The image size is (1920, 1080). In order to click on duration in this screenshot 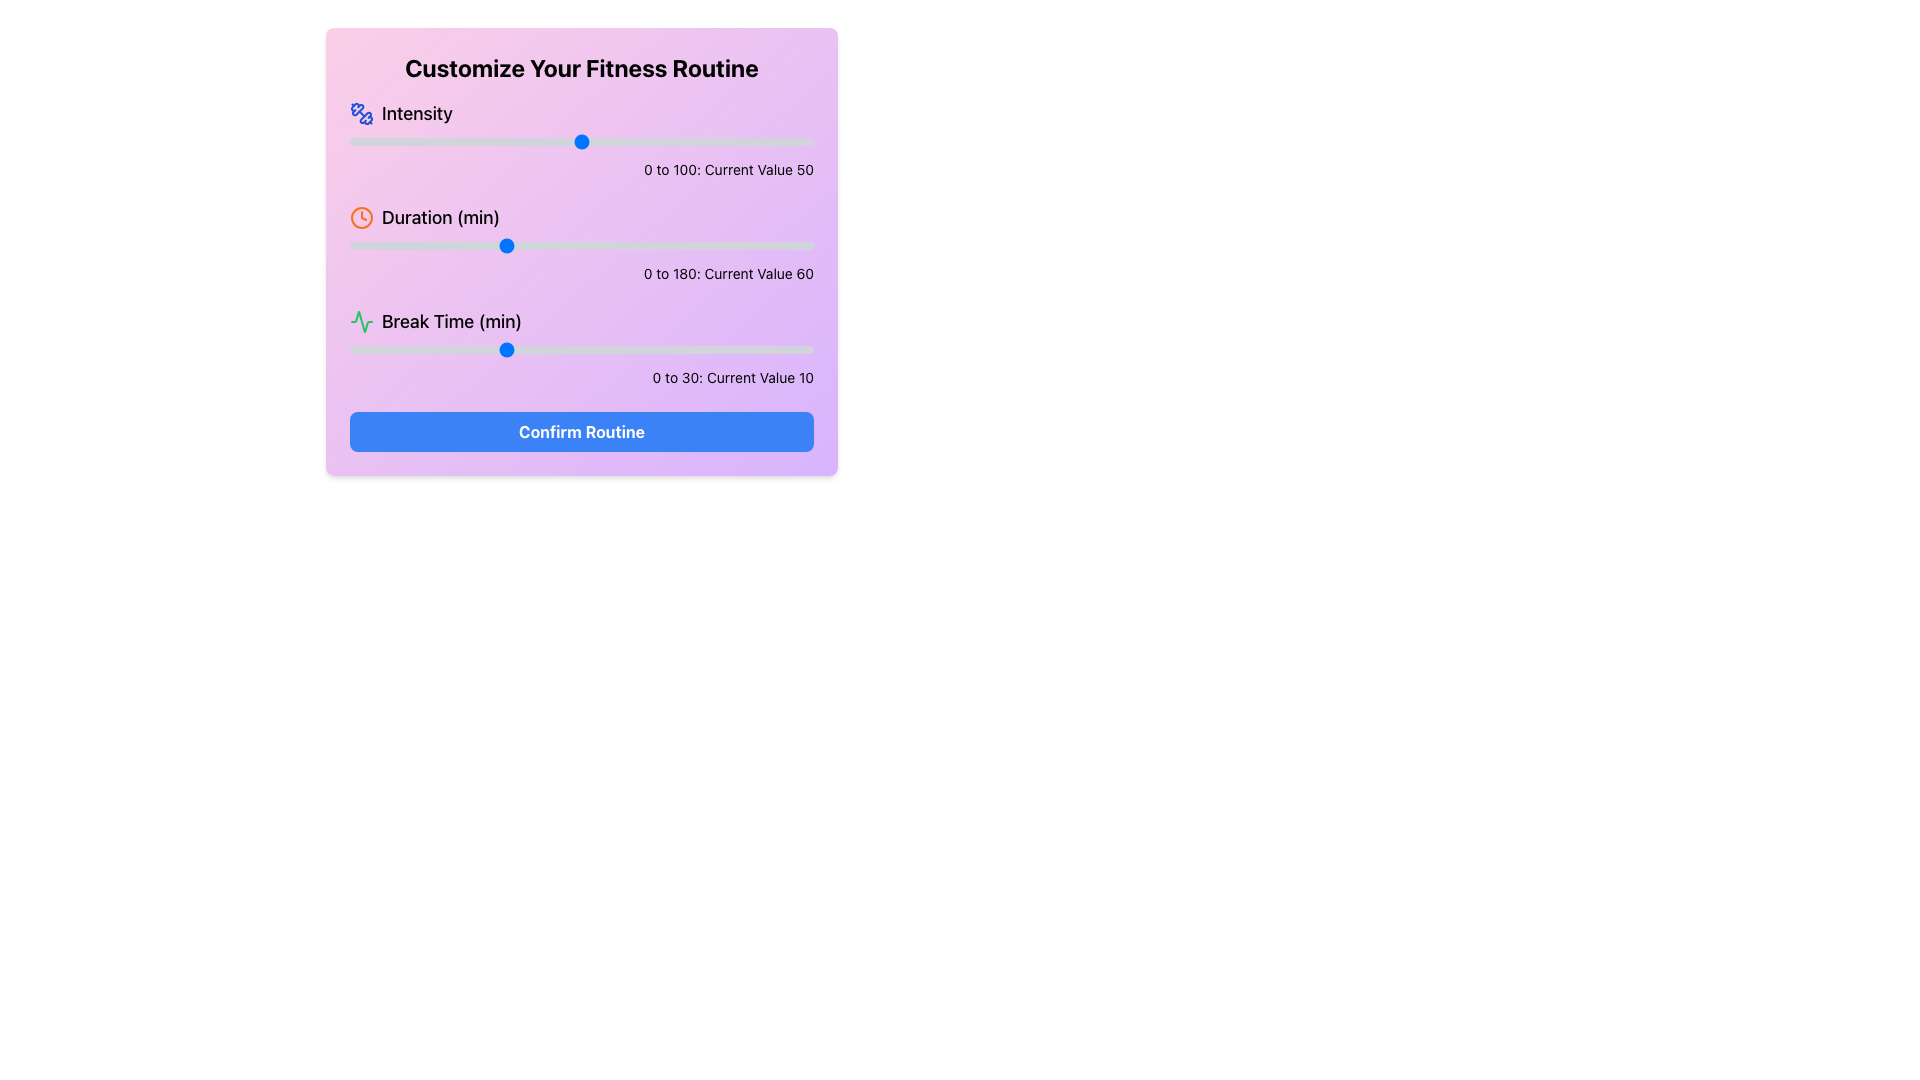, I will do `click(746, 245)`.